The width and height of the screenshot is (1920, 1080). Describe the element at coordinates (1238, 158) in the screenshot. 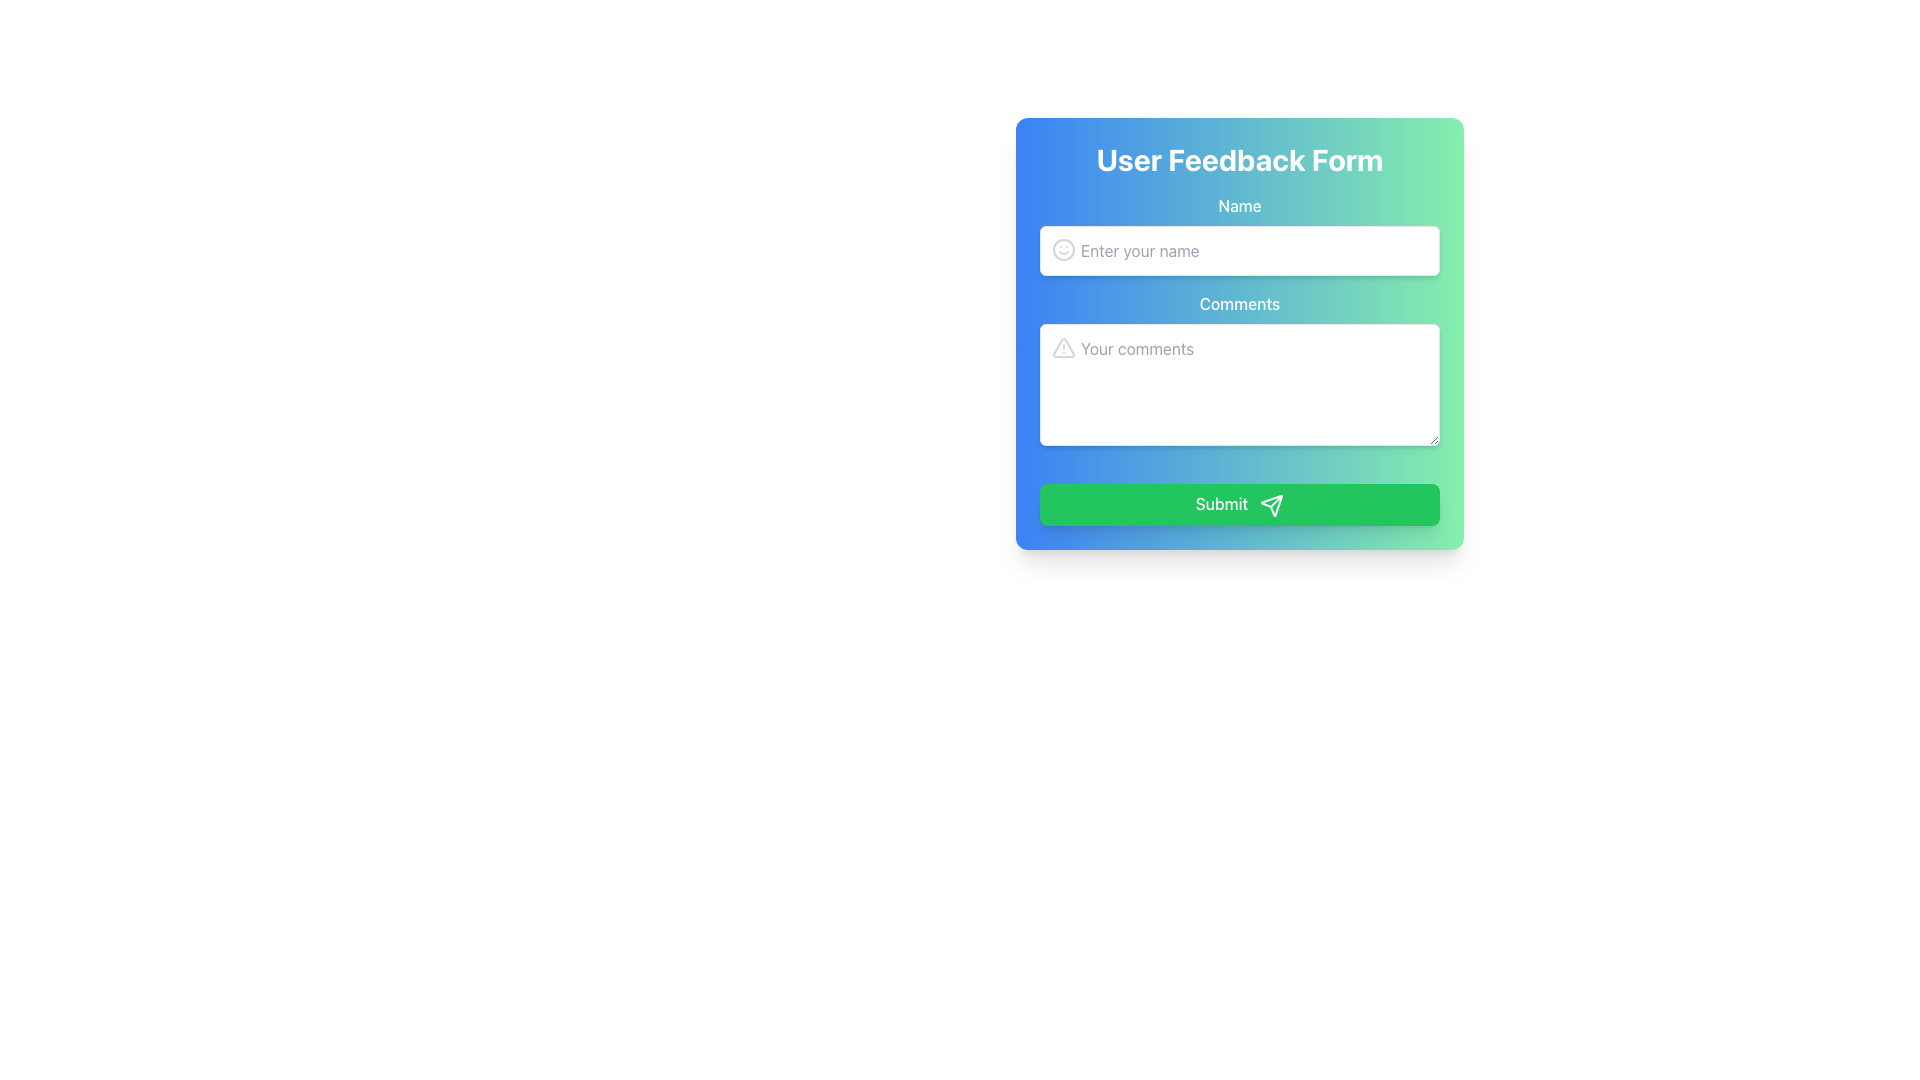

I see `text from the heading 'User Feedback Form' located at the top center of the interface, which is positioned above the input fields and buttons` at that location.